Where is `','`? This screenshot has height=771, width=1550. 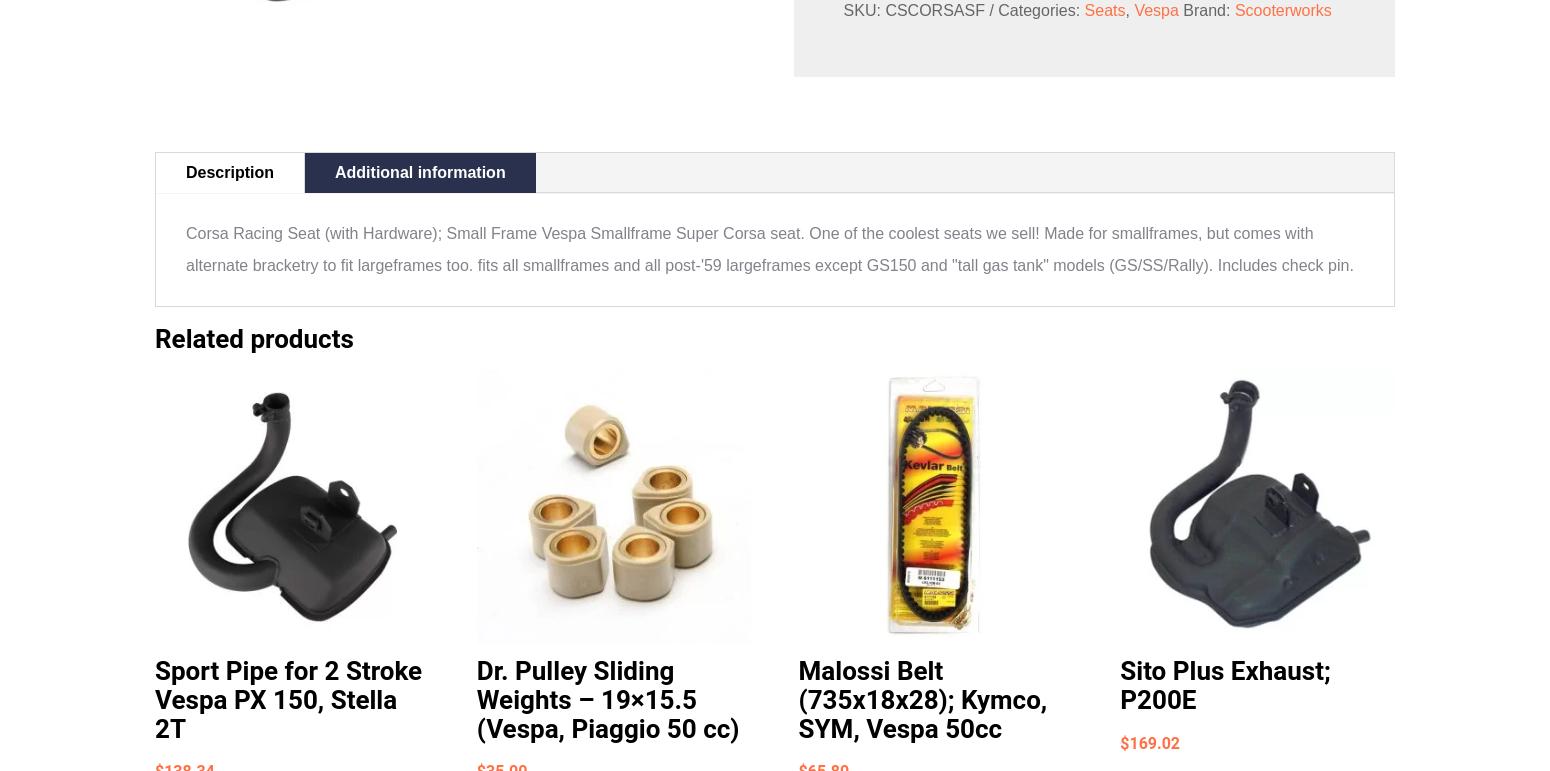
',' is located at coordinates (1123, 9).